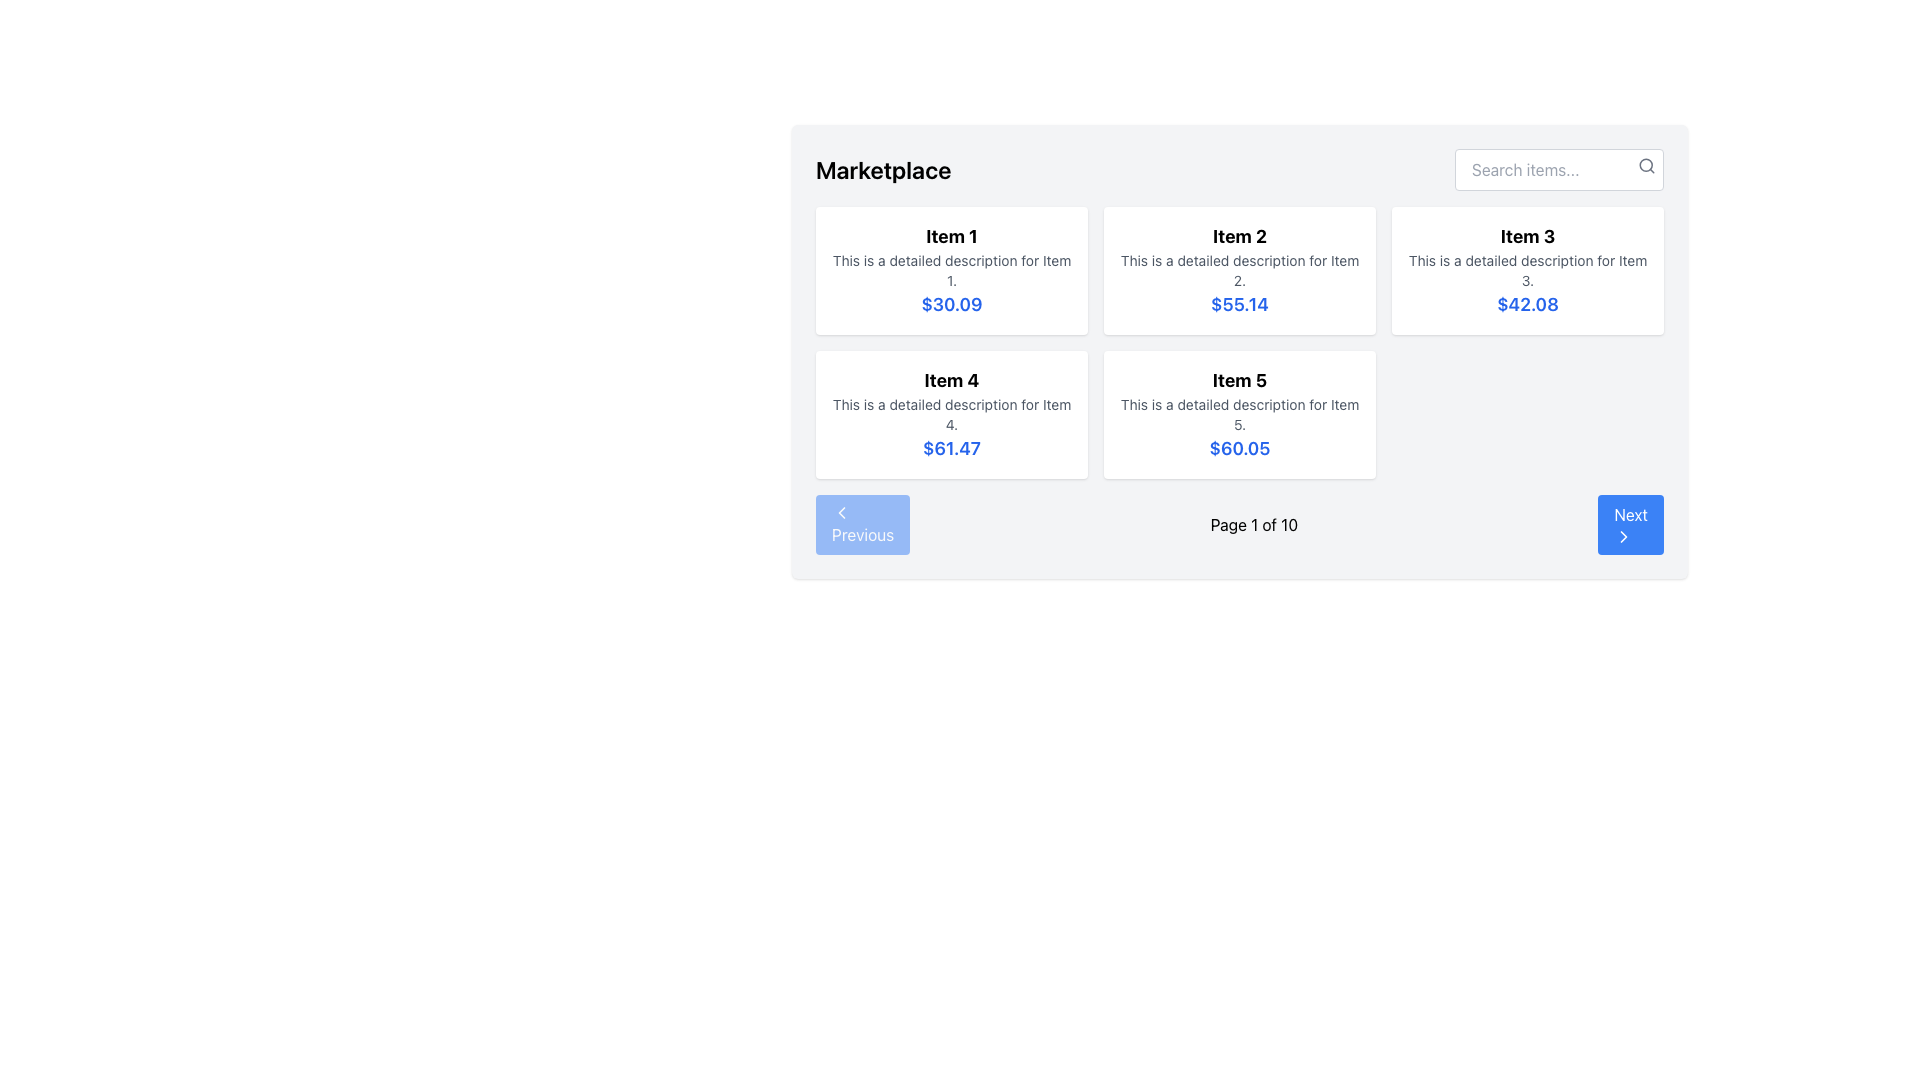  I want to click on the 'Next' button, which has a blue background and white text, so click(1631, 523).